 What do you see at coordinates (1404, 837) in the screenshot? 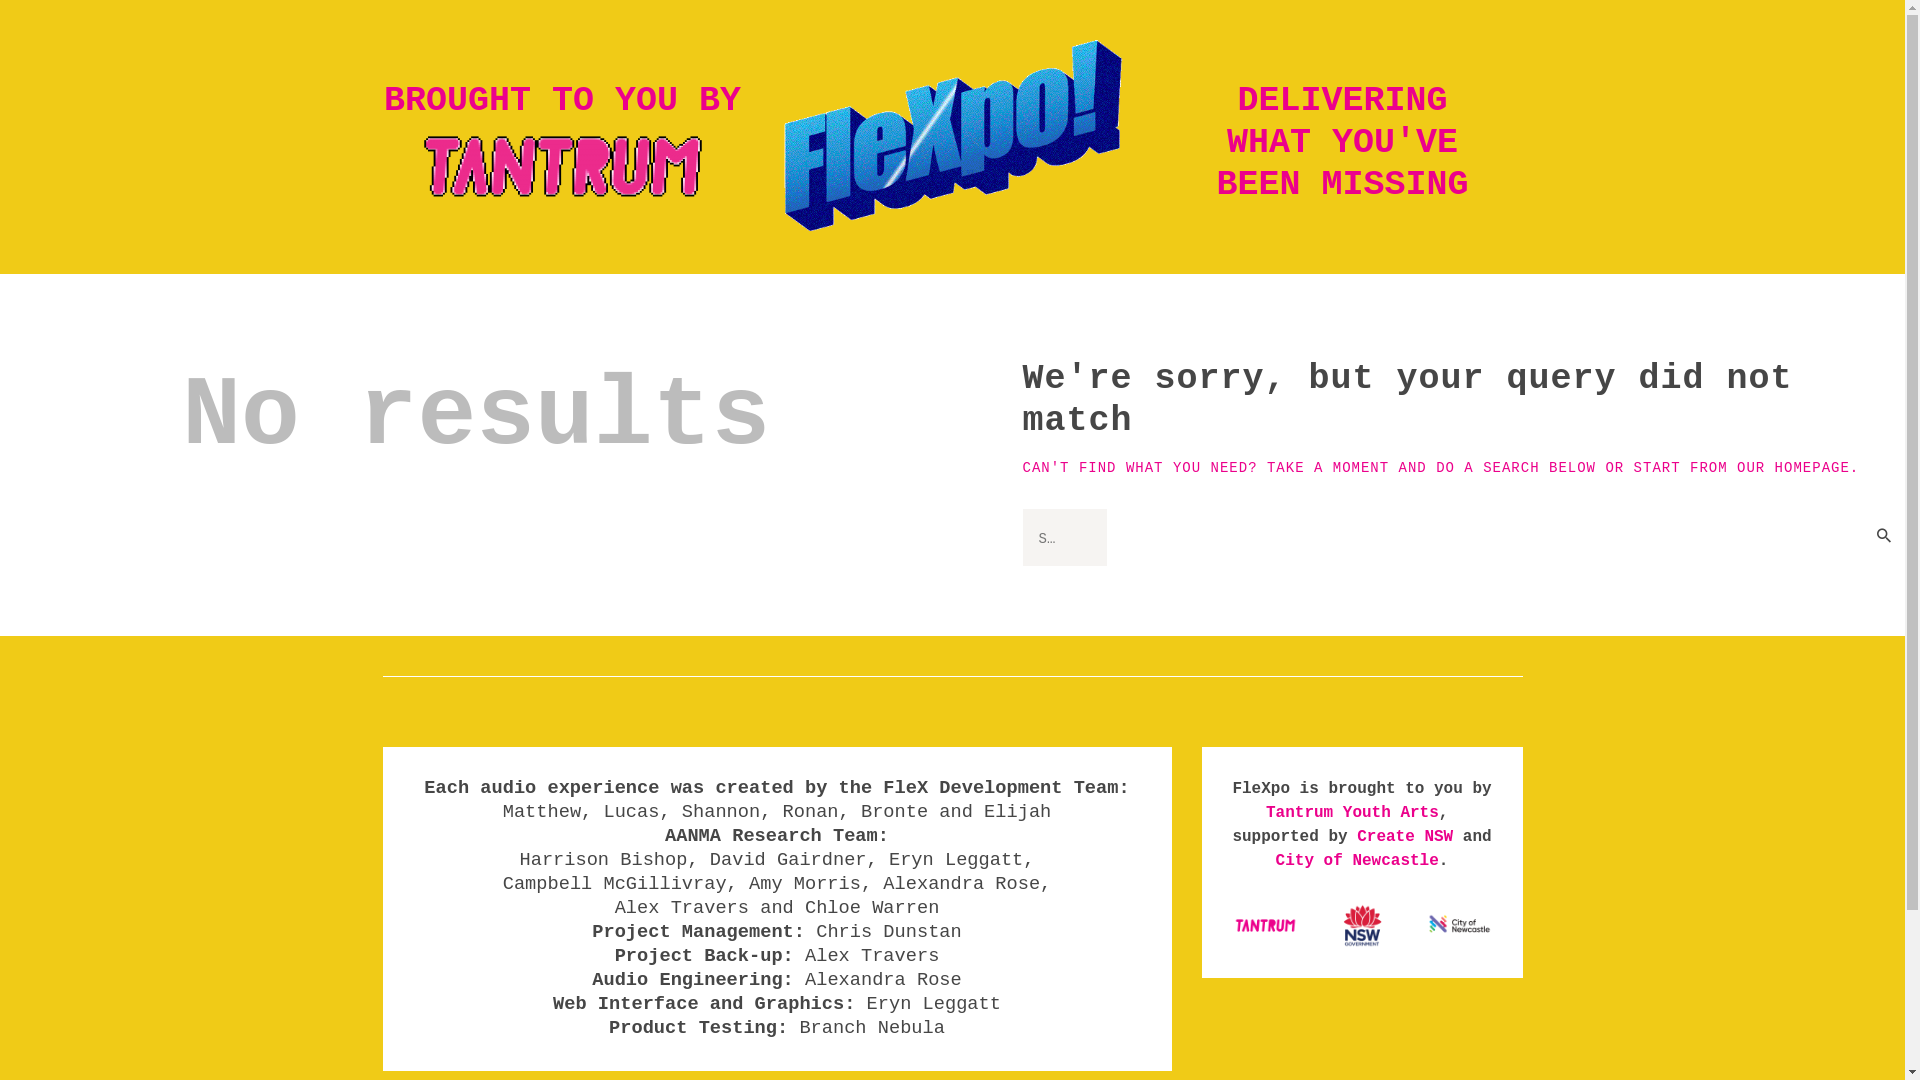
I see `'Create NSW'` at bounding box center [1404, 837].